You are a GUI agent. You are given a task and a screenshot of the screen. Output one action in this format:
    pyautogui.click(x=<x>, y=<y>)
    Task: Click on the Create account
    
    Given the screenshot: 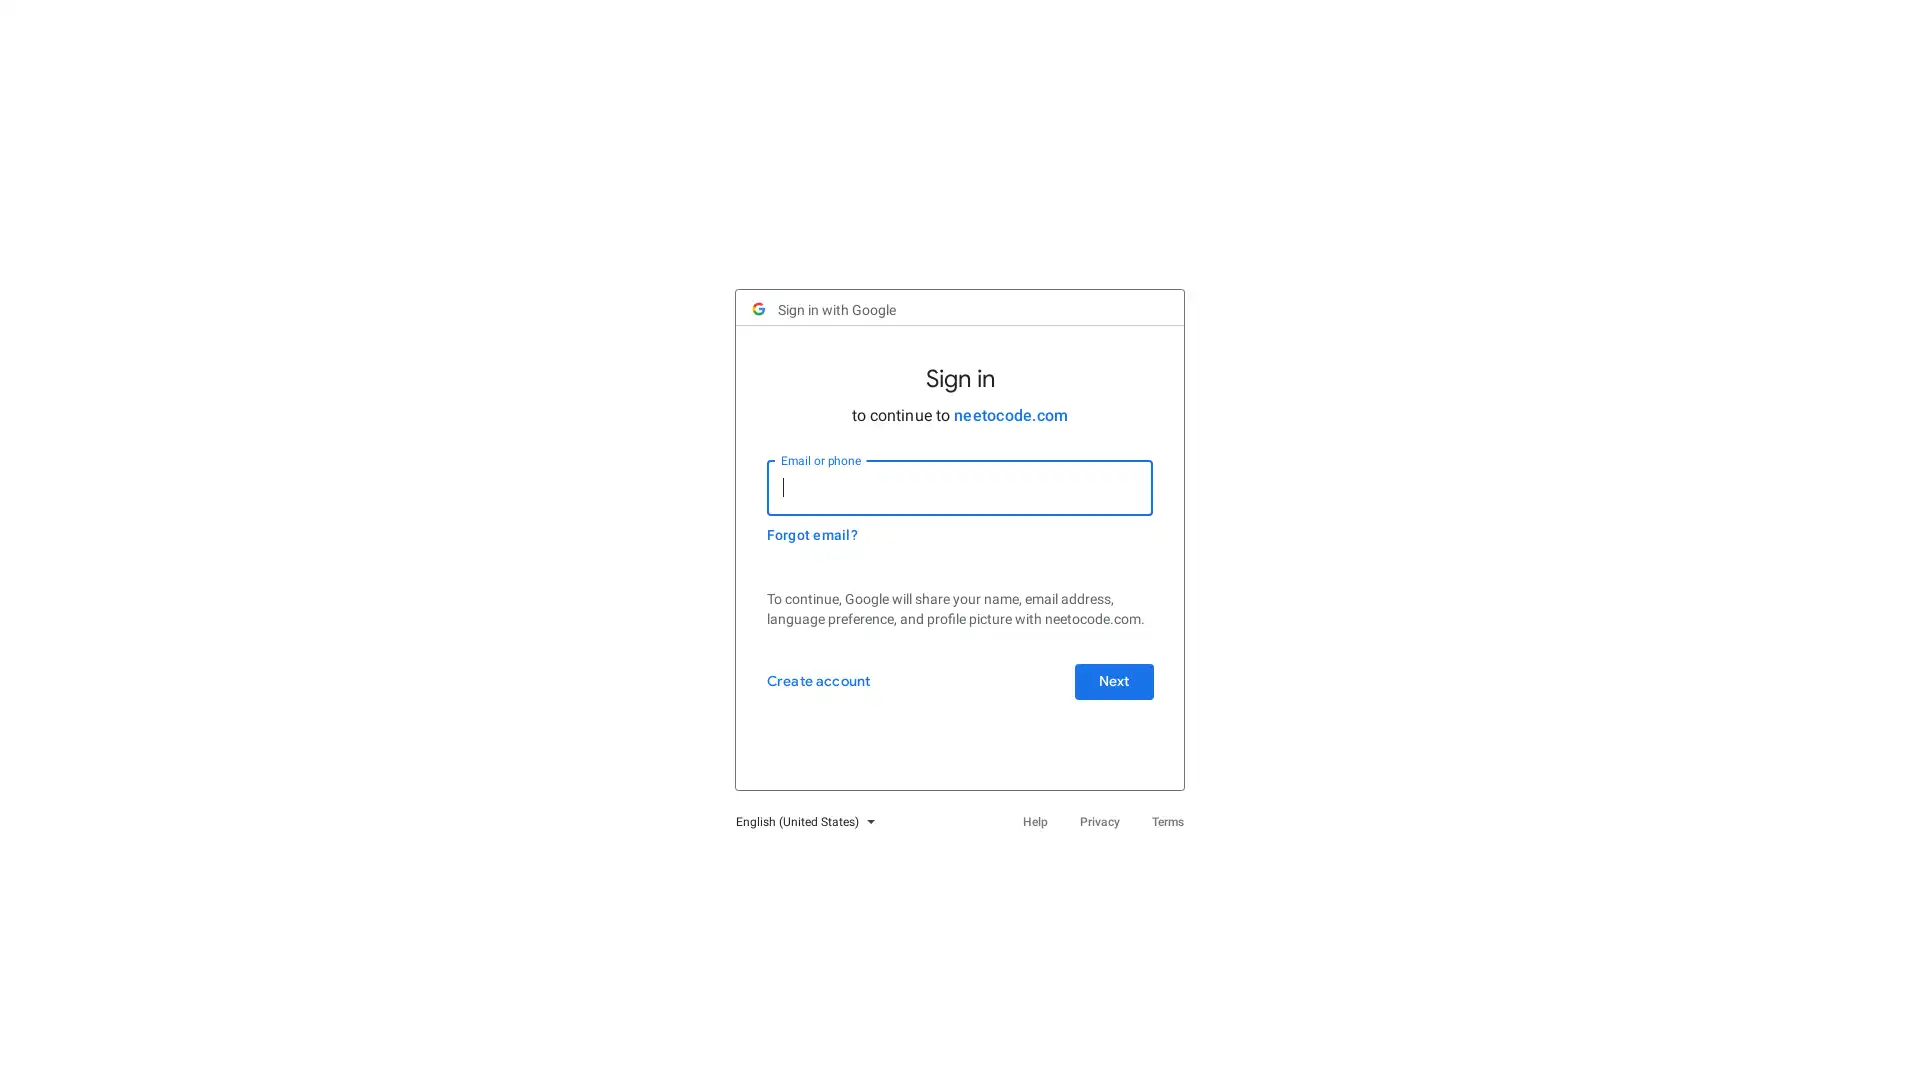 What is the action you would take?
    pyautogui.click(x=827, y=712)
    